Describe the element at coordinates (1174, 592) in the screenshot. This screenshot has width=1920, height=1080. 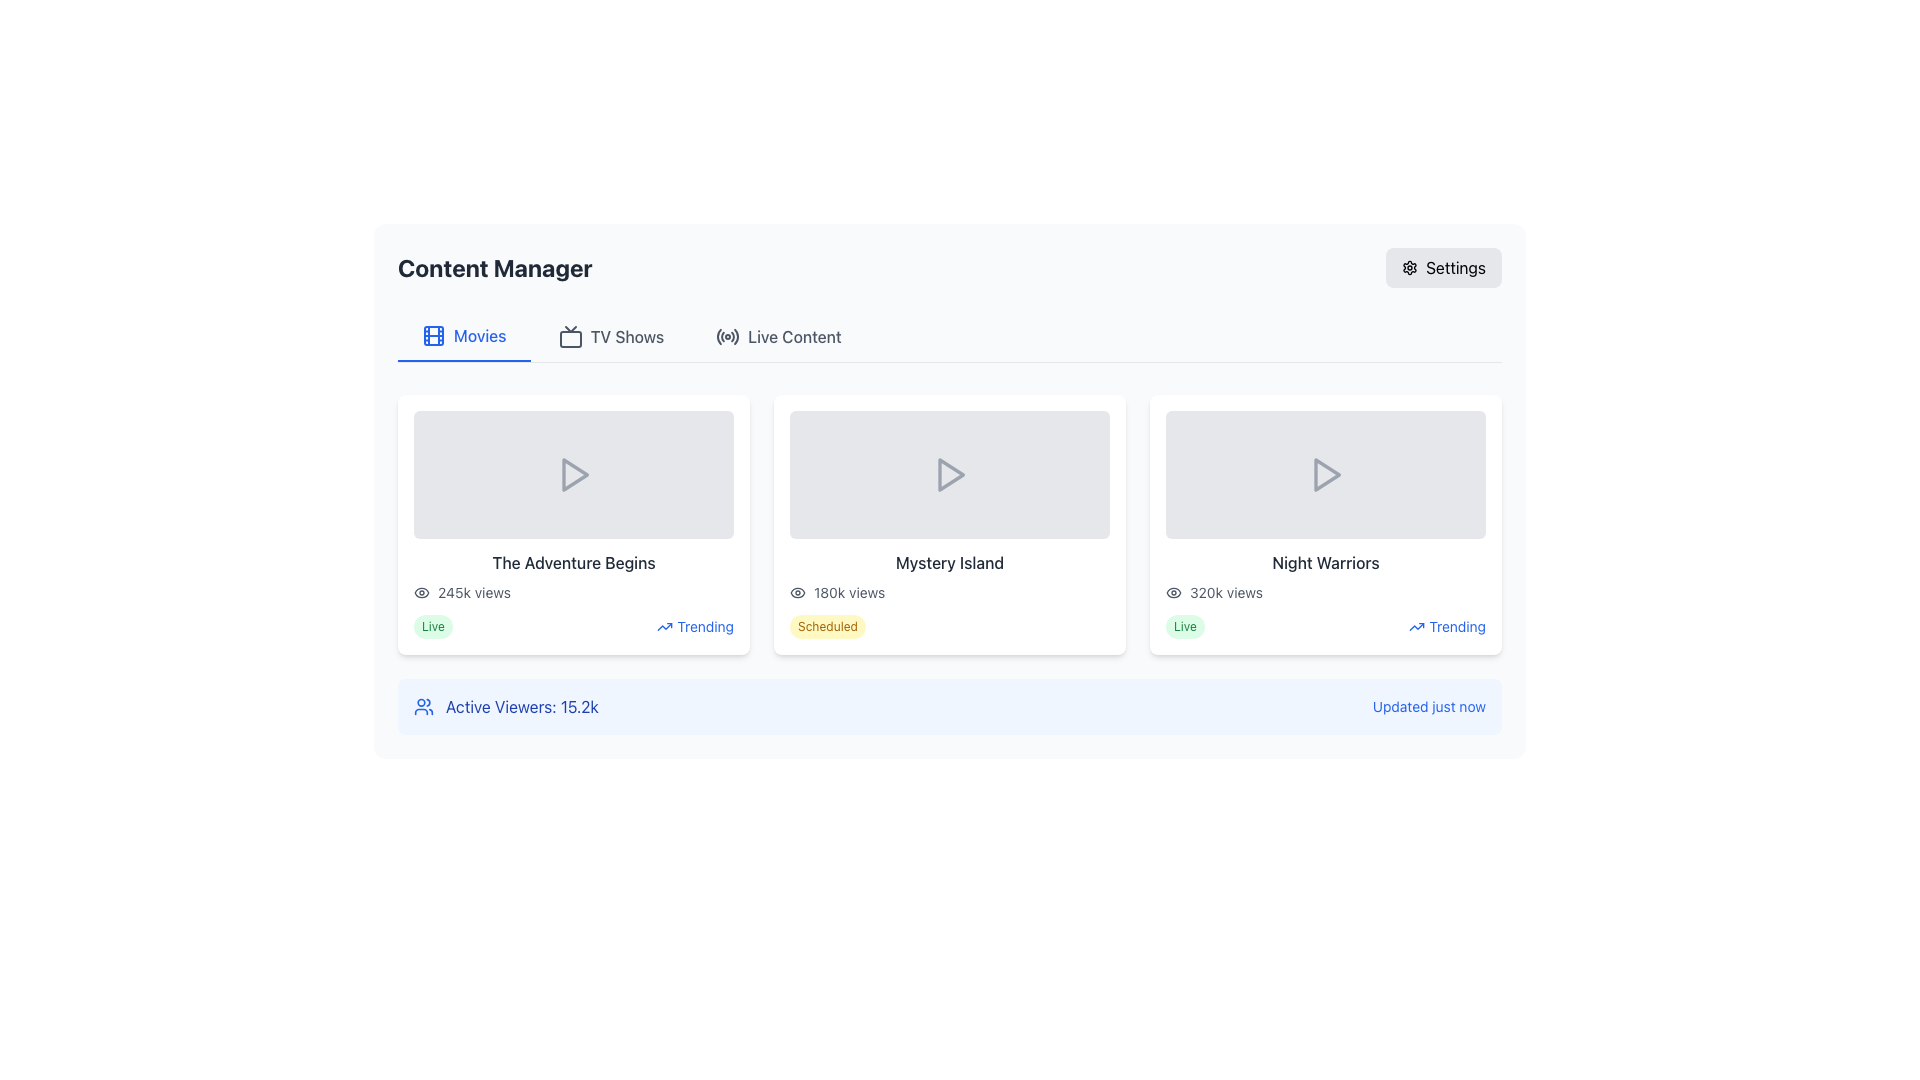
I see `the eye icon located to the left of the '320k views' text in the rightmost card of the second row` at that location.